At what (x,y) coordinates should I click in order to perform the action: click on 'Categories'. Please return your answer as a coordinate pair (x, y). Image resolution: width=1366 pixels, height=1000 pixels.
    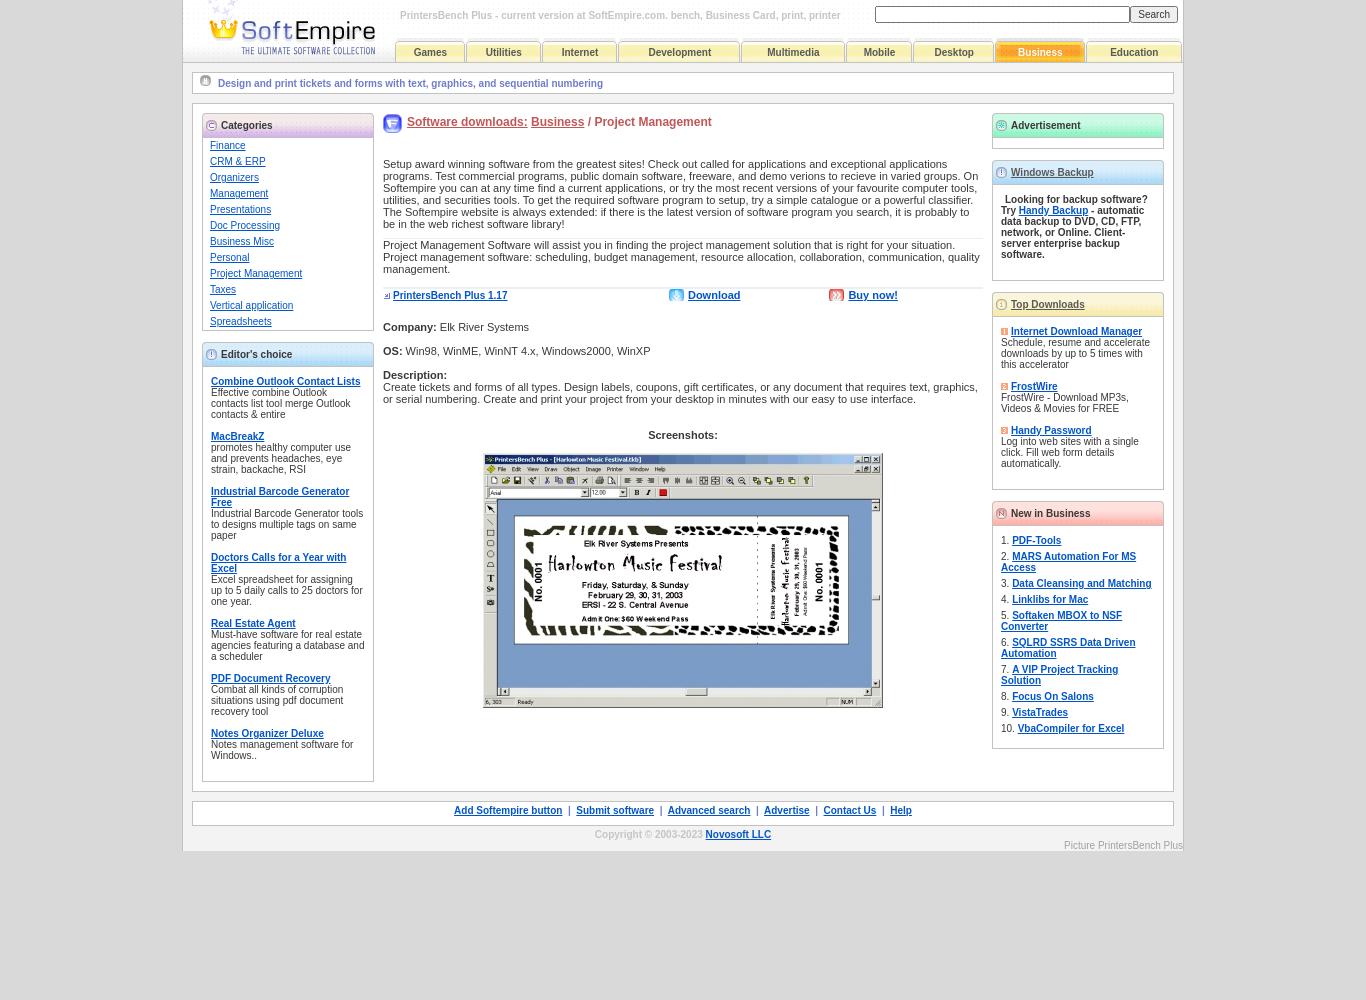
    Looking at the image, I should click on (246, 125).